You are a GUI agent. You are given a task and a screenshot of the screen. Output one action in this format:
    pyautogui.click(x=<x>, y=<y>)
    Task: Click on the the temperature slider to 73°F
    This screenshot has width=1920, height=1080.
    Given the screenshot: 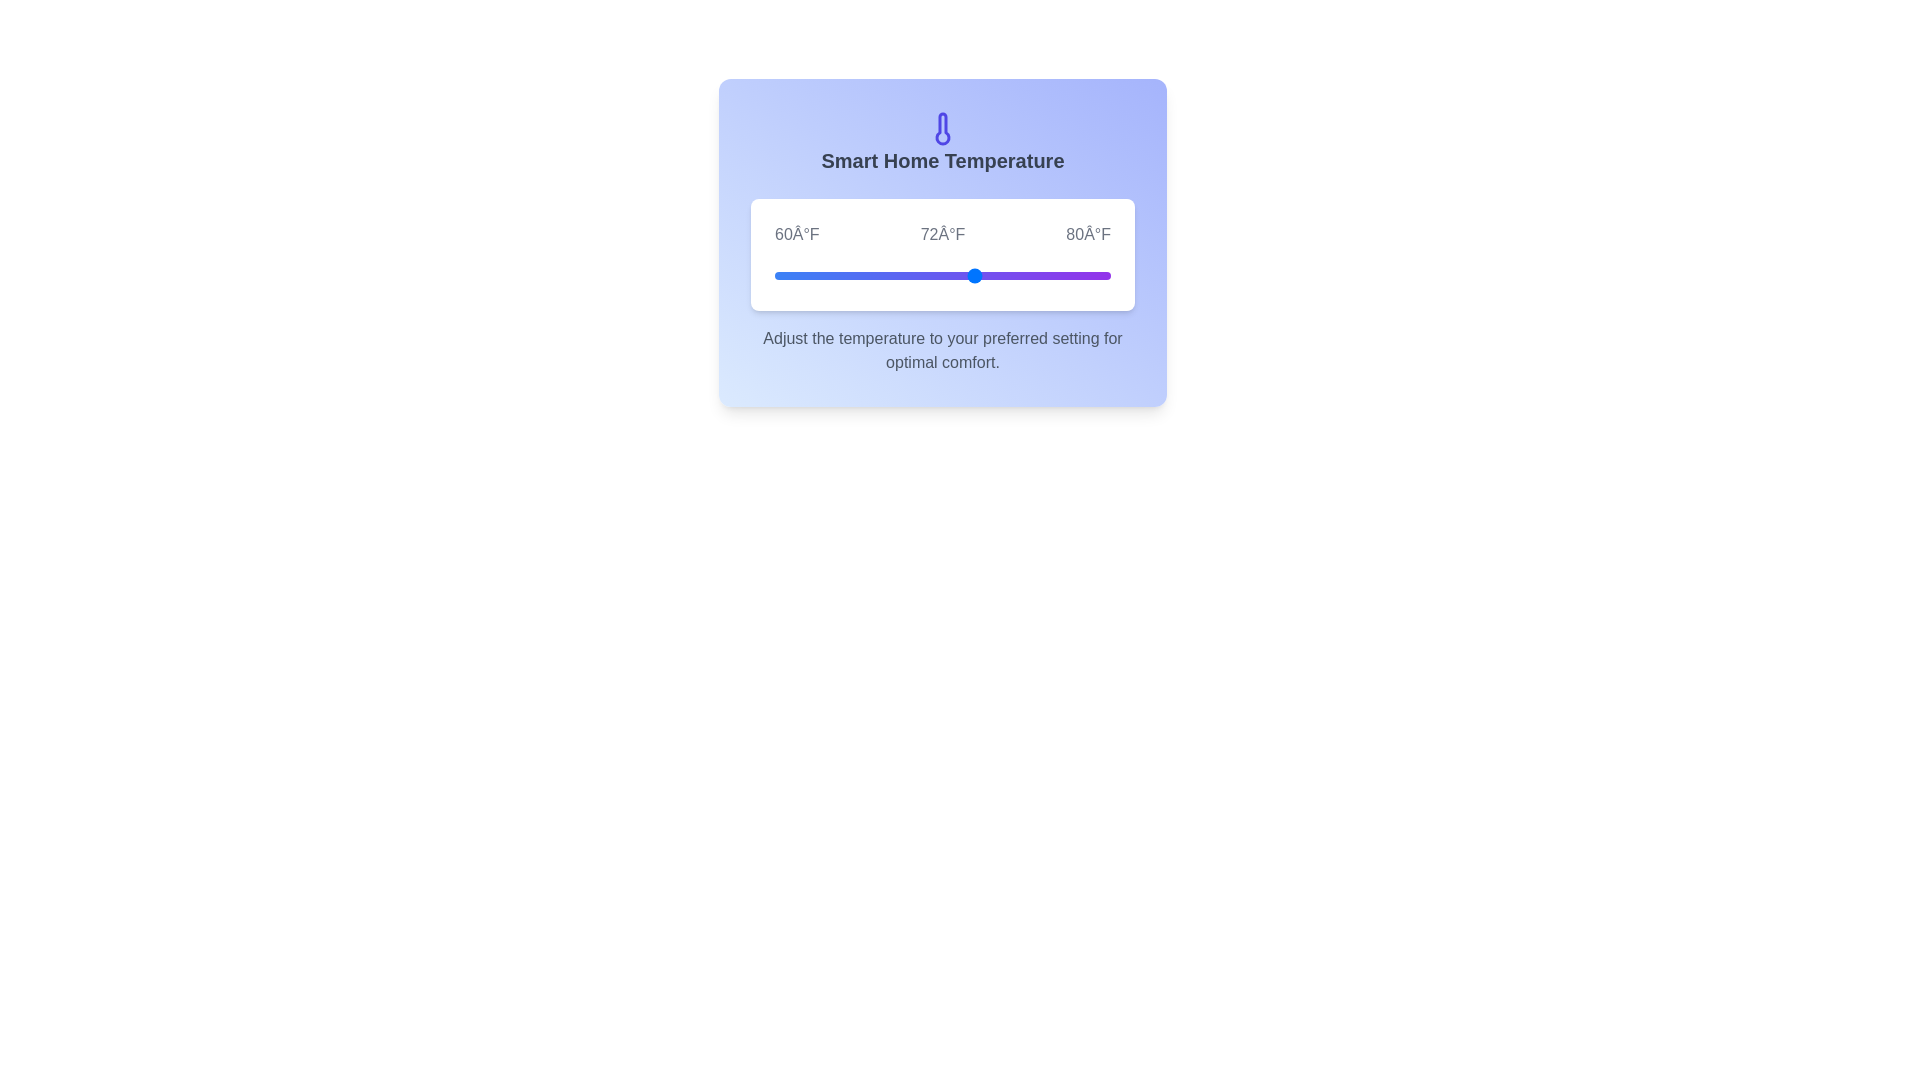 What is the action you would take?
    pyautogui.click(x=993, y=276)
    